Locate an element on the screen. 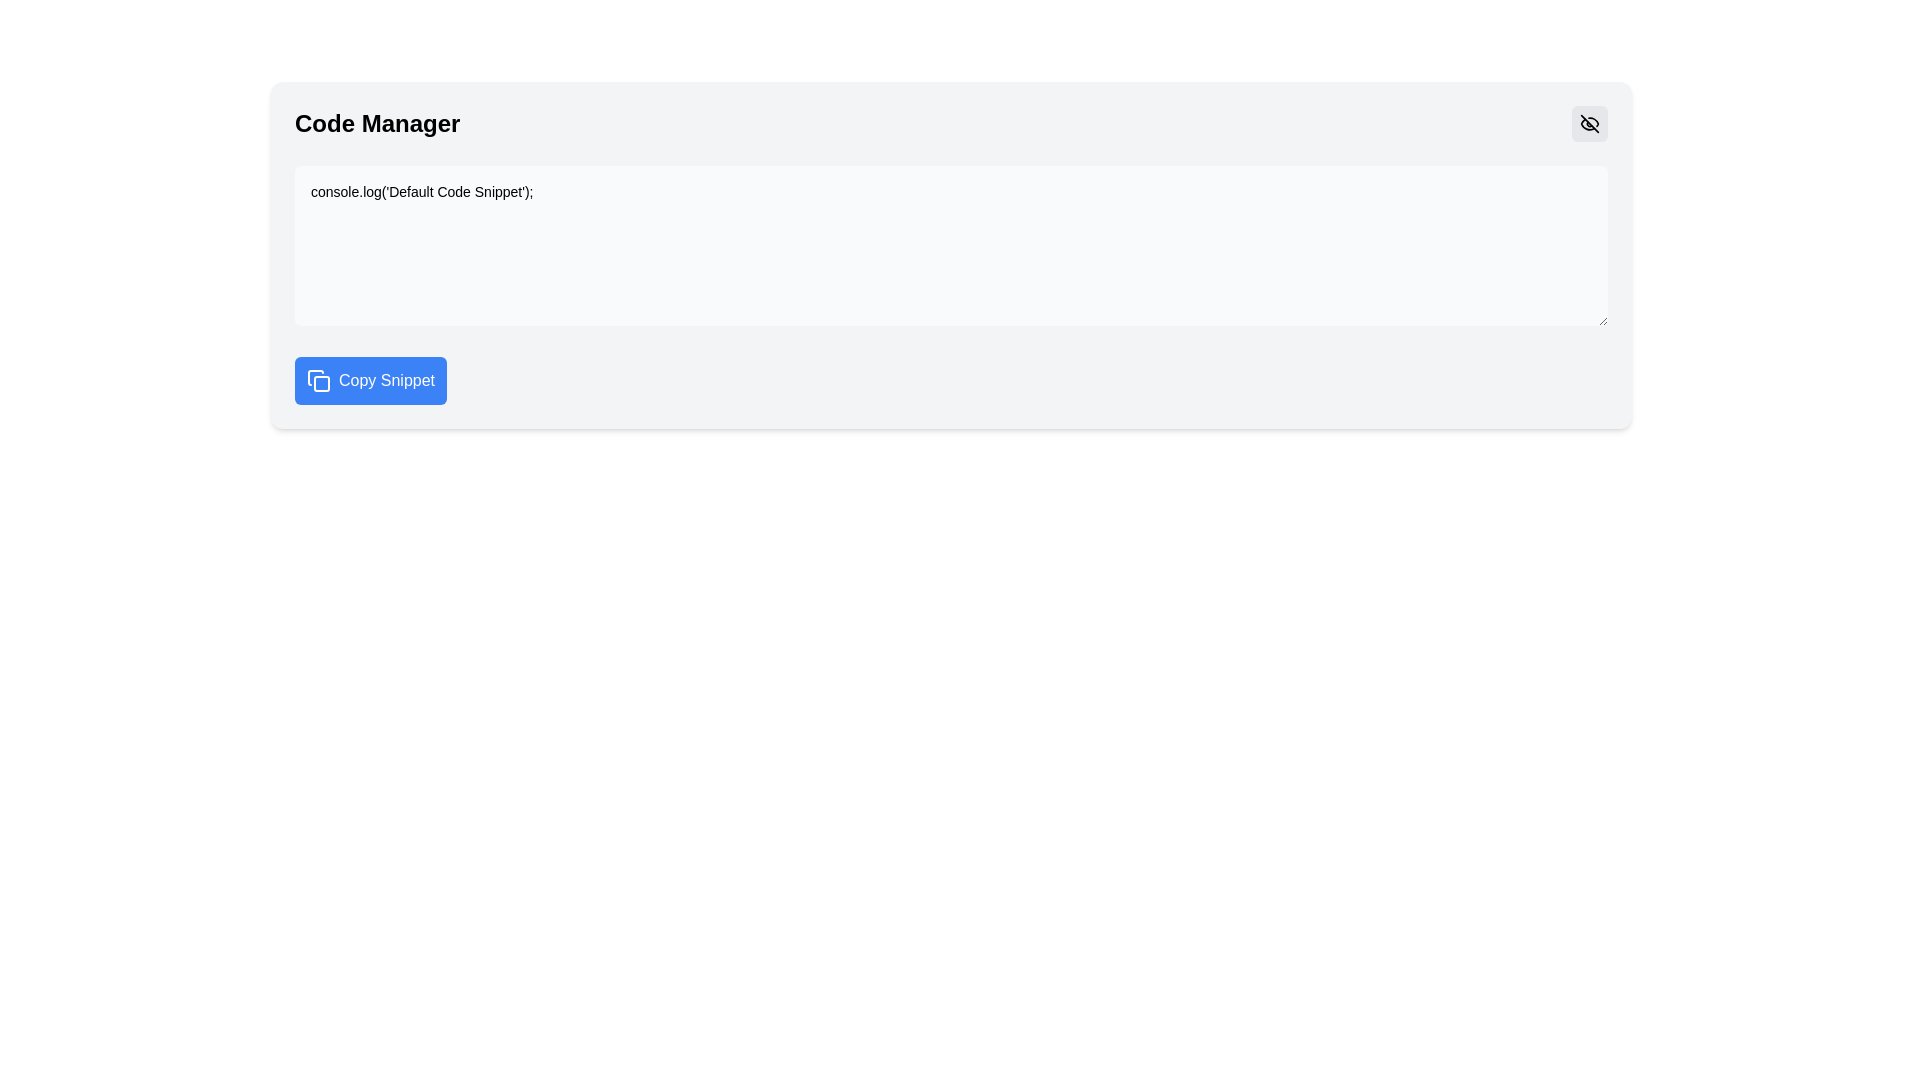  the eye-off icon located in the top-right corner of the panel is located at coordinates (1588, 123).